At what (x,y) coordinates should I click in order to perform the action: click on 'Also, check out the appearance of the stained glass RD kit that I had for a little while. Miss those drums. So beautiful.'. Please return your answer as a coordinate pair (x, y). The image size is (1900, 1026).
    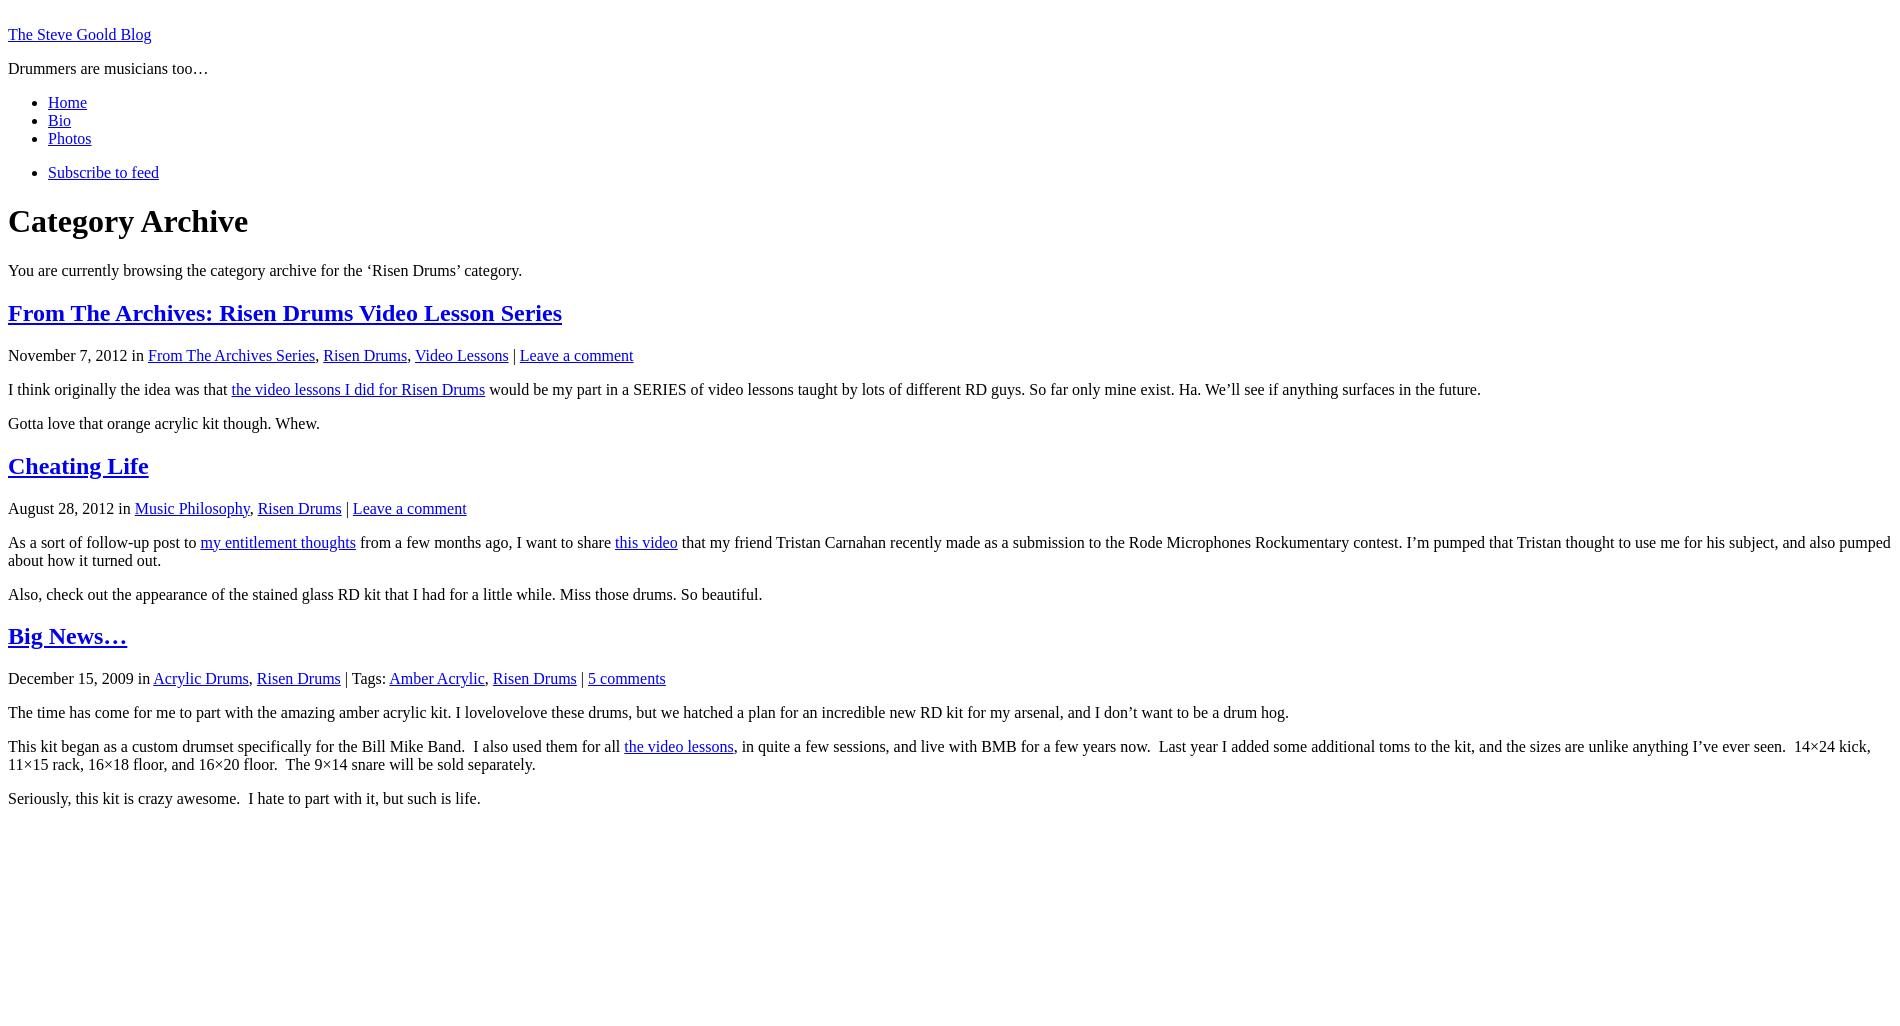
    Looking at the image, I should click on (383, 592).